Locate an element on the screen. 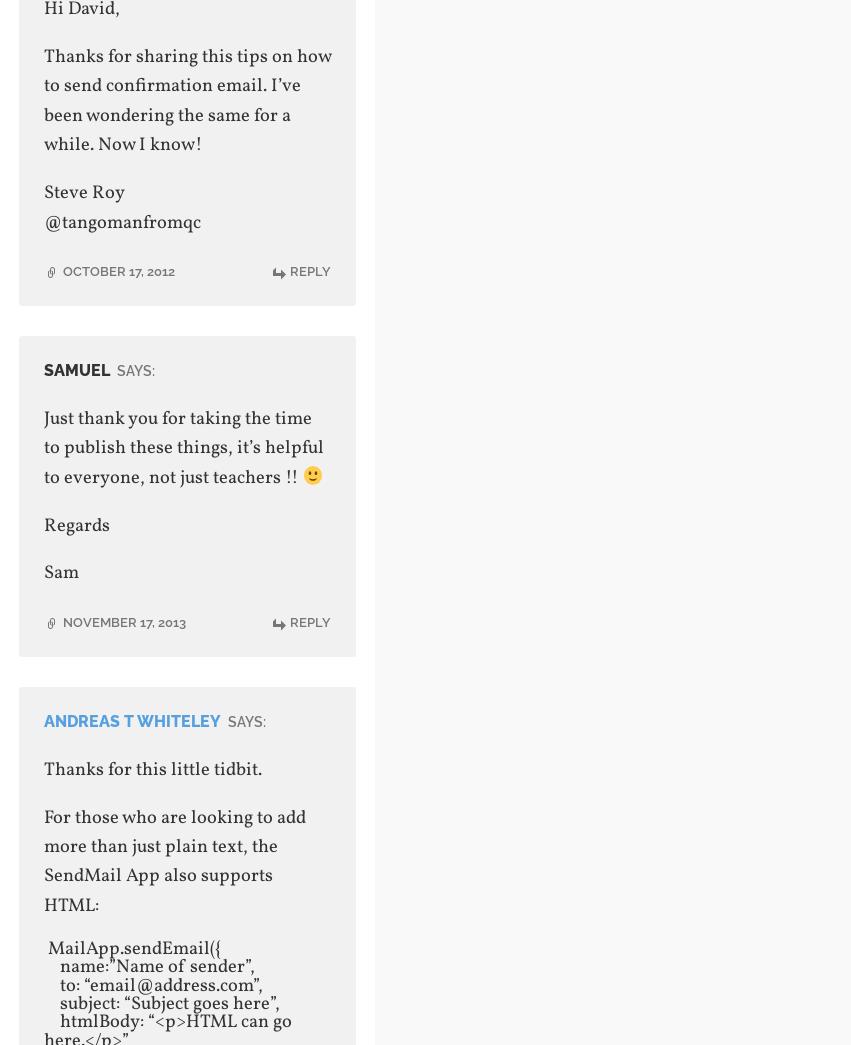 This screenshot has height=1045, width=851. 'For those who are looking to add more than just plain text, the SendMail App also supports HTML:' is located at coordinates (173, 859).